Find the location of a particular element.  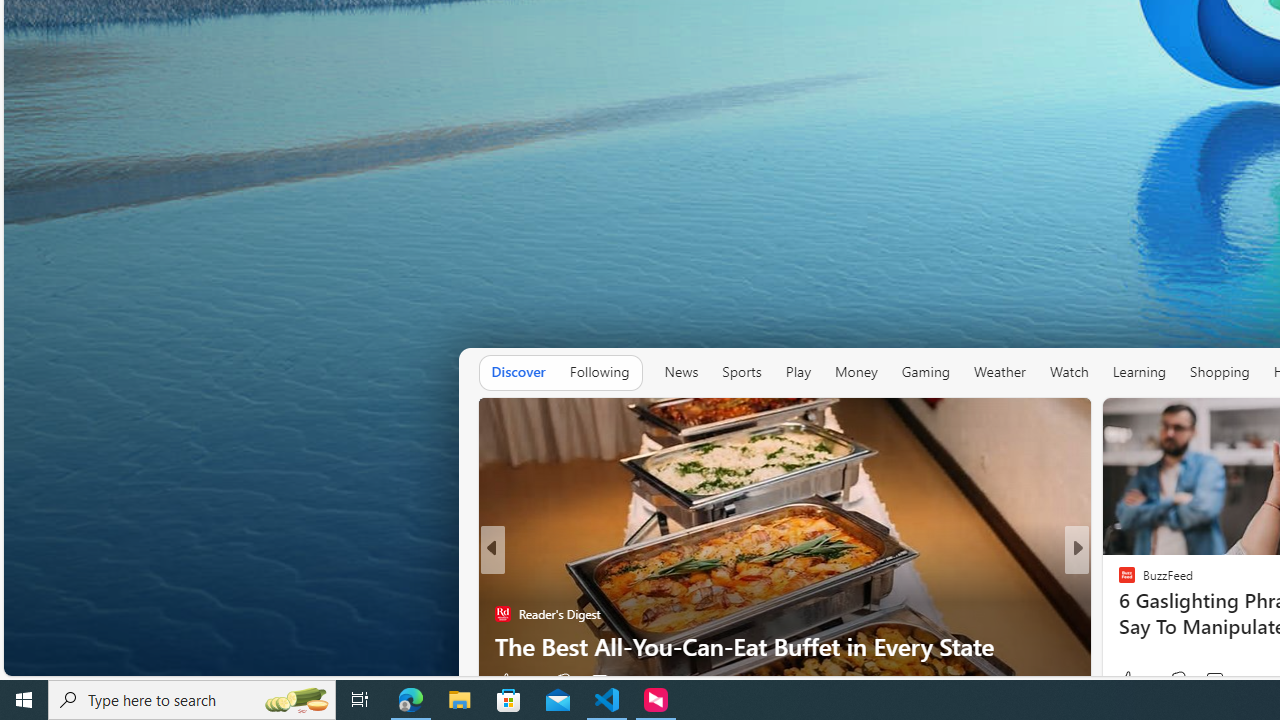

'FOX News' is located at coordinates (1117, 581).